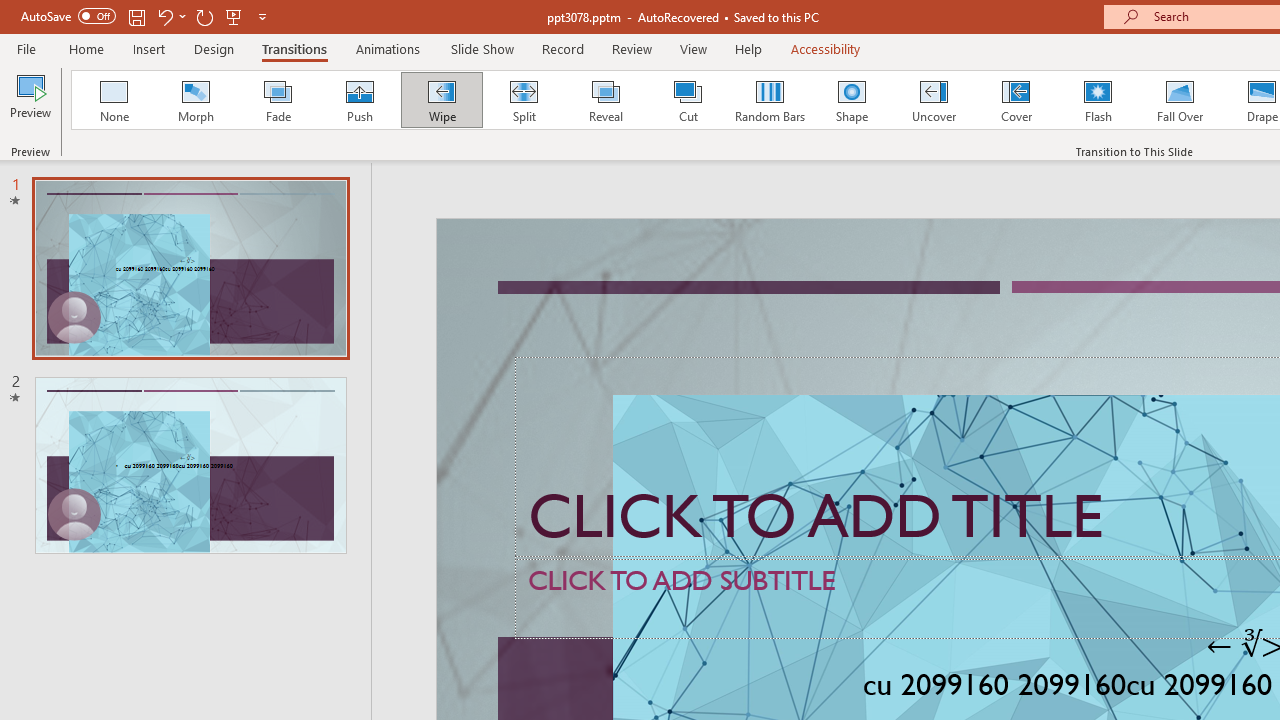 The image size is (1280, 720). What do you see at coordinates (1180, 100) in the screenshot?
I see `'Fall Over'` at bounding box center [1180, 100].